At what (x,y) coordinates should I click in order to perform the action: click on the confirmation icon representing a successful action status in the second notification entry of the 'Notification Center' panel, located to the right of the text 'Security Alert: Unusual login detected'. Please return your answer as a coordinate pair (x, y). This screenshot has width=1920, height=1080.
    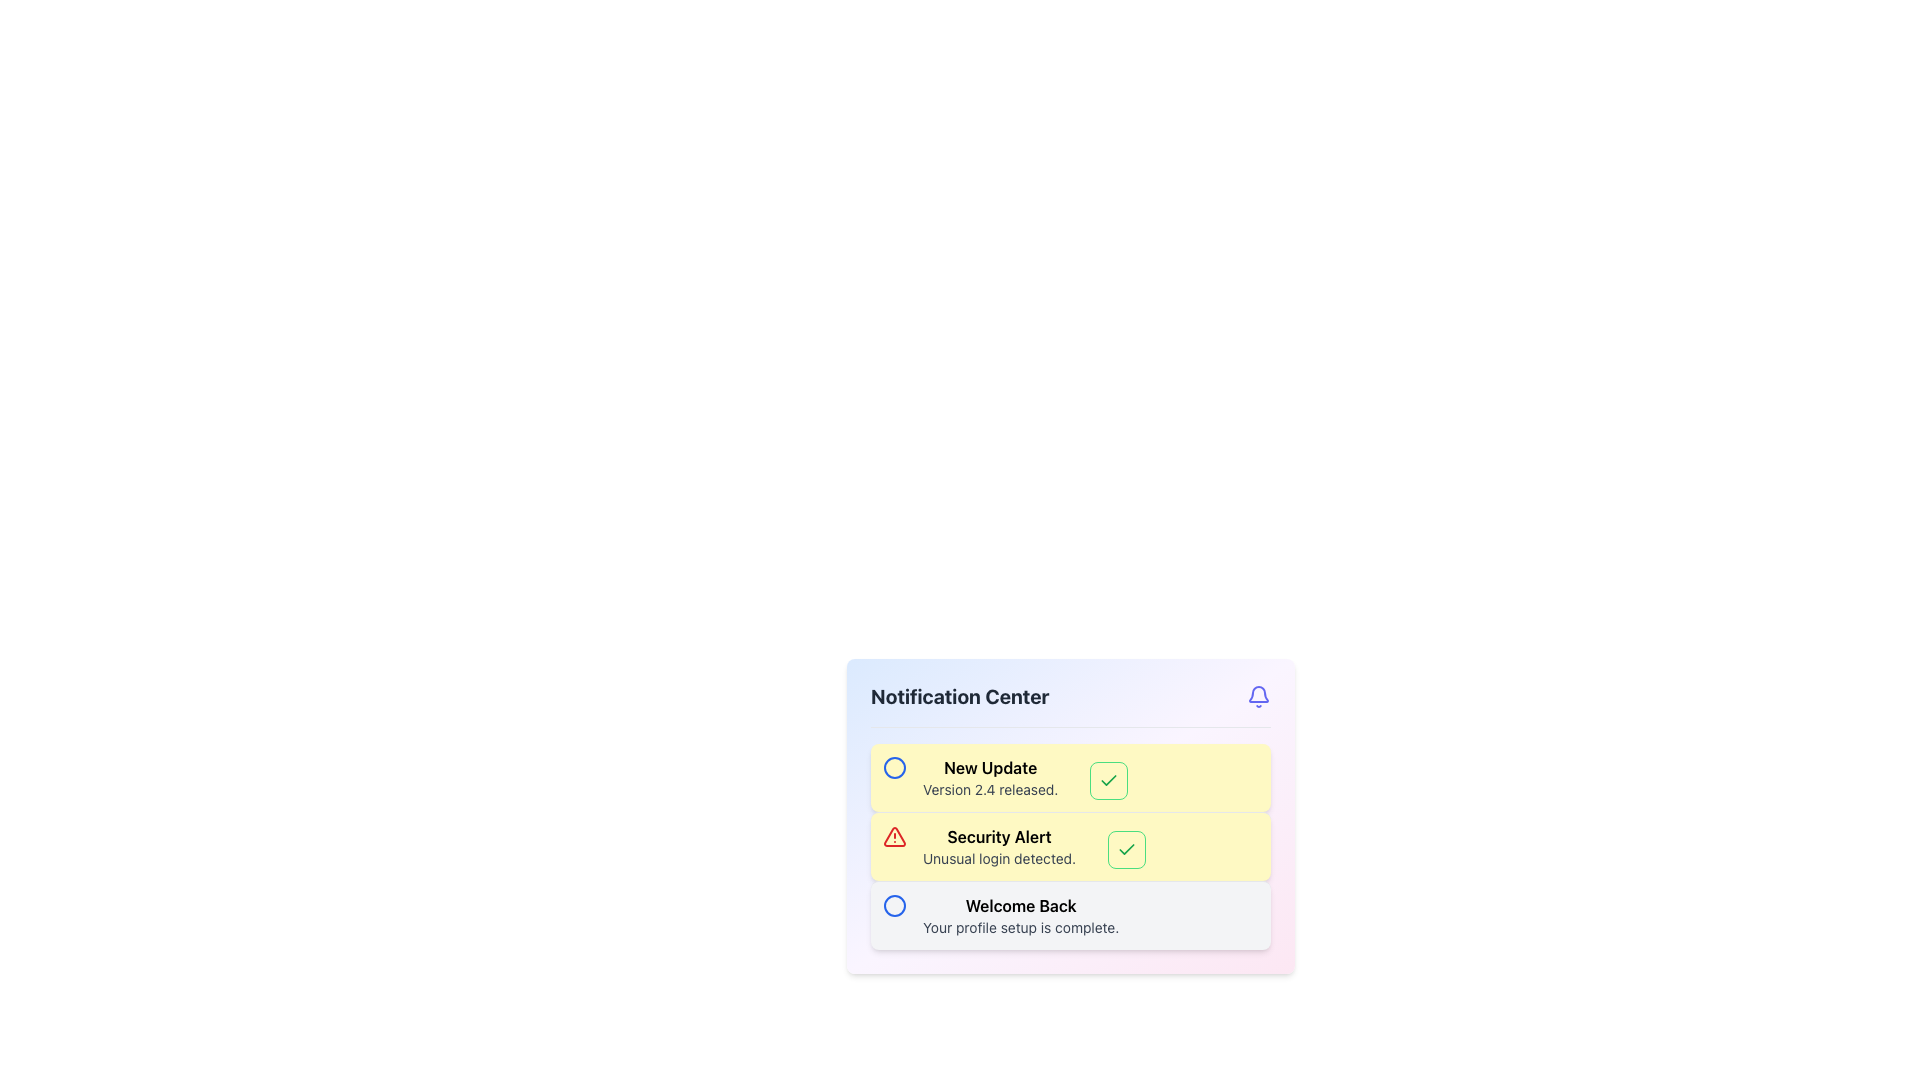
    Looking at the image, I should click on (1108, 779).